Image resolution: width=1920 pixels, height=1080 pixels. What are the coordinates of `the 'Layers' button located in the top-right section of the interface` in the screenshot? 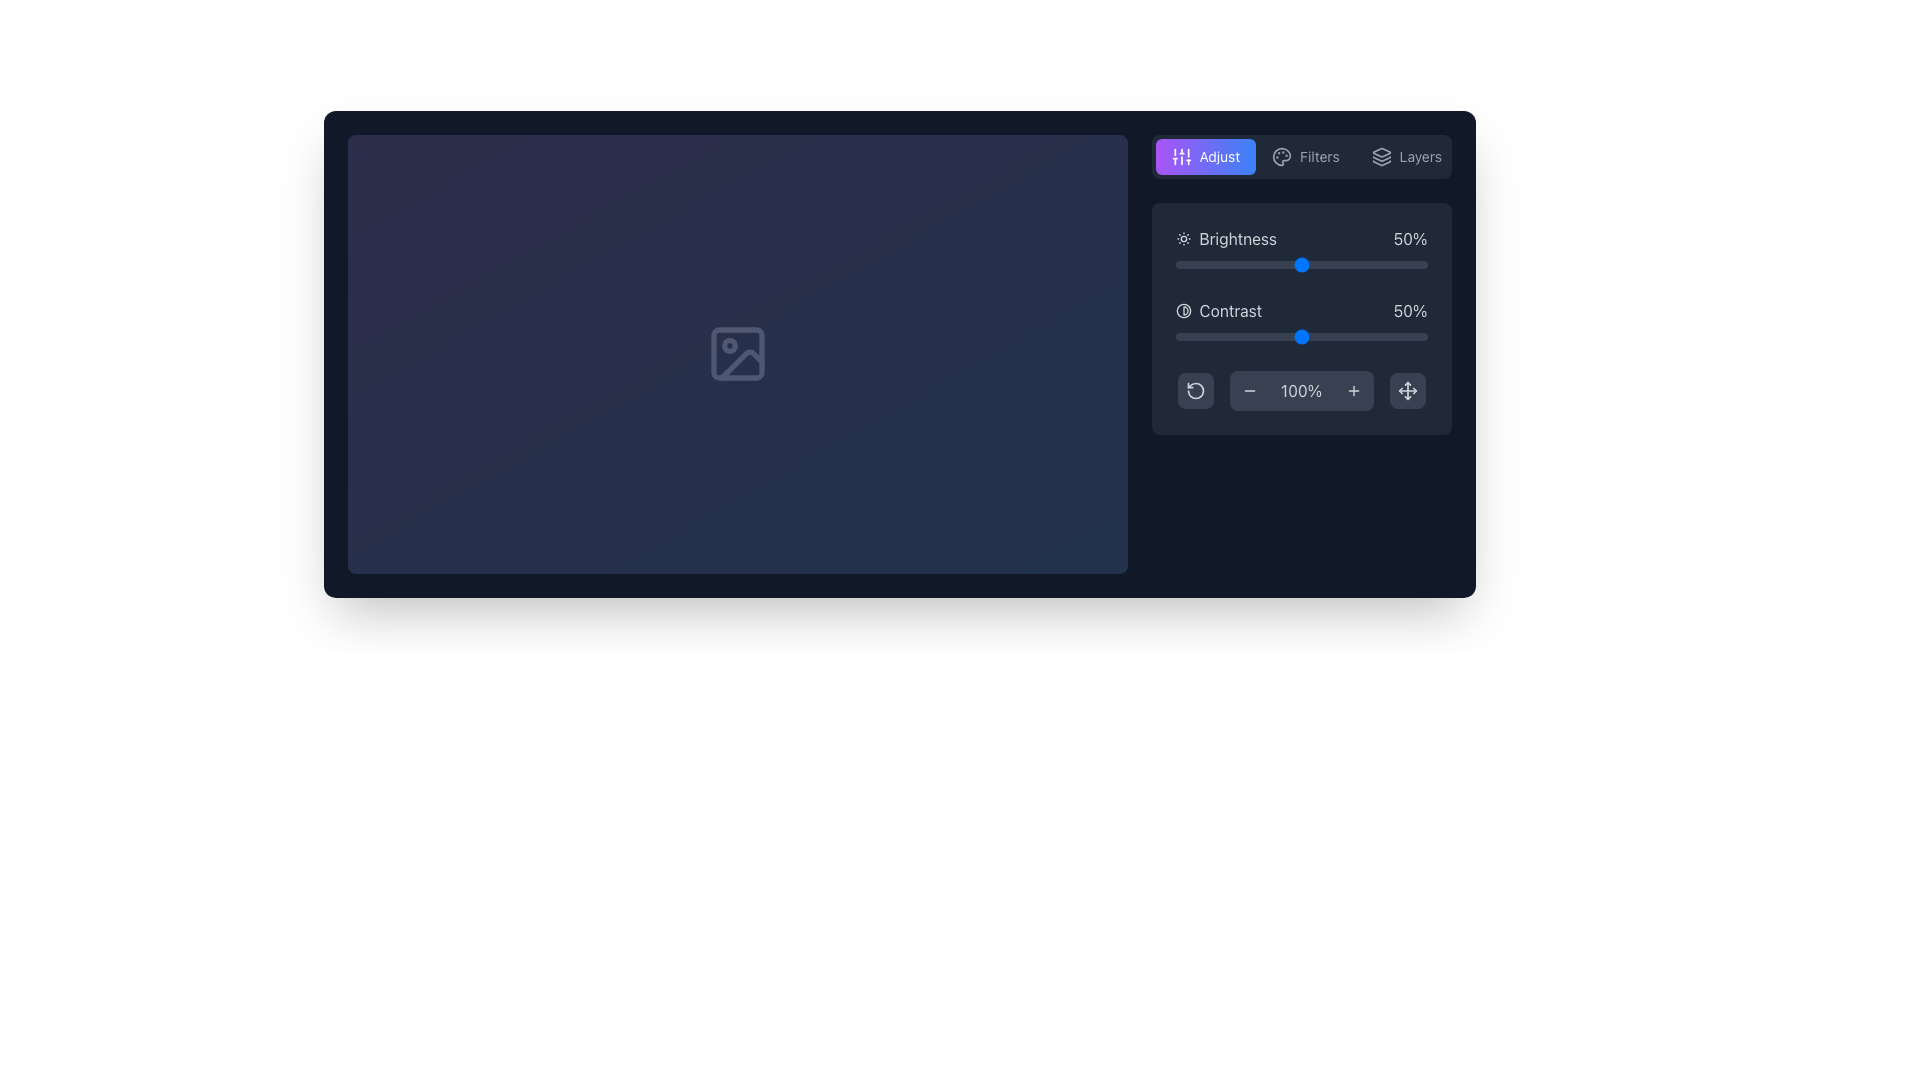 It's located at (1405, 156).